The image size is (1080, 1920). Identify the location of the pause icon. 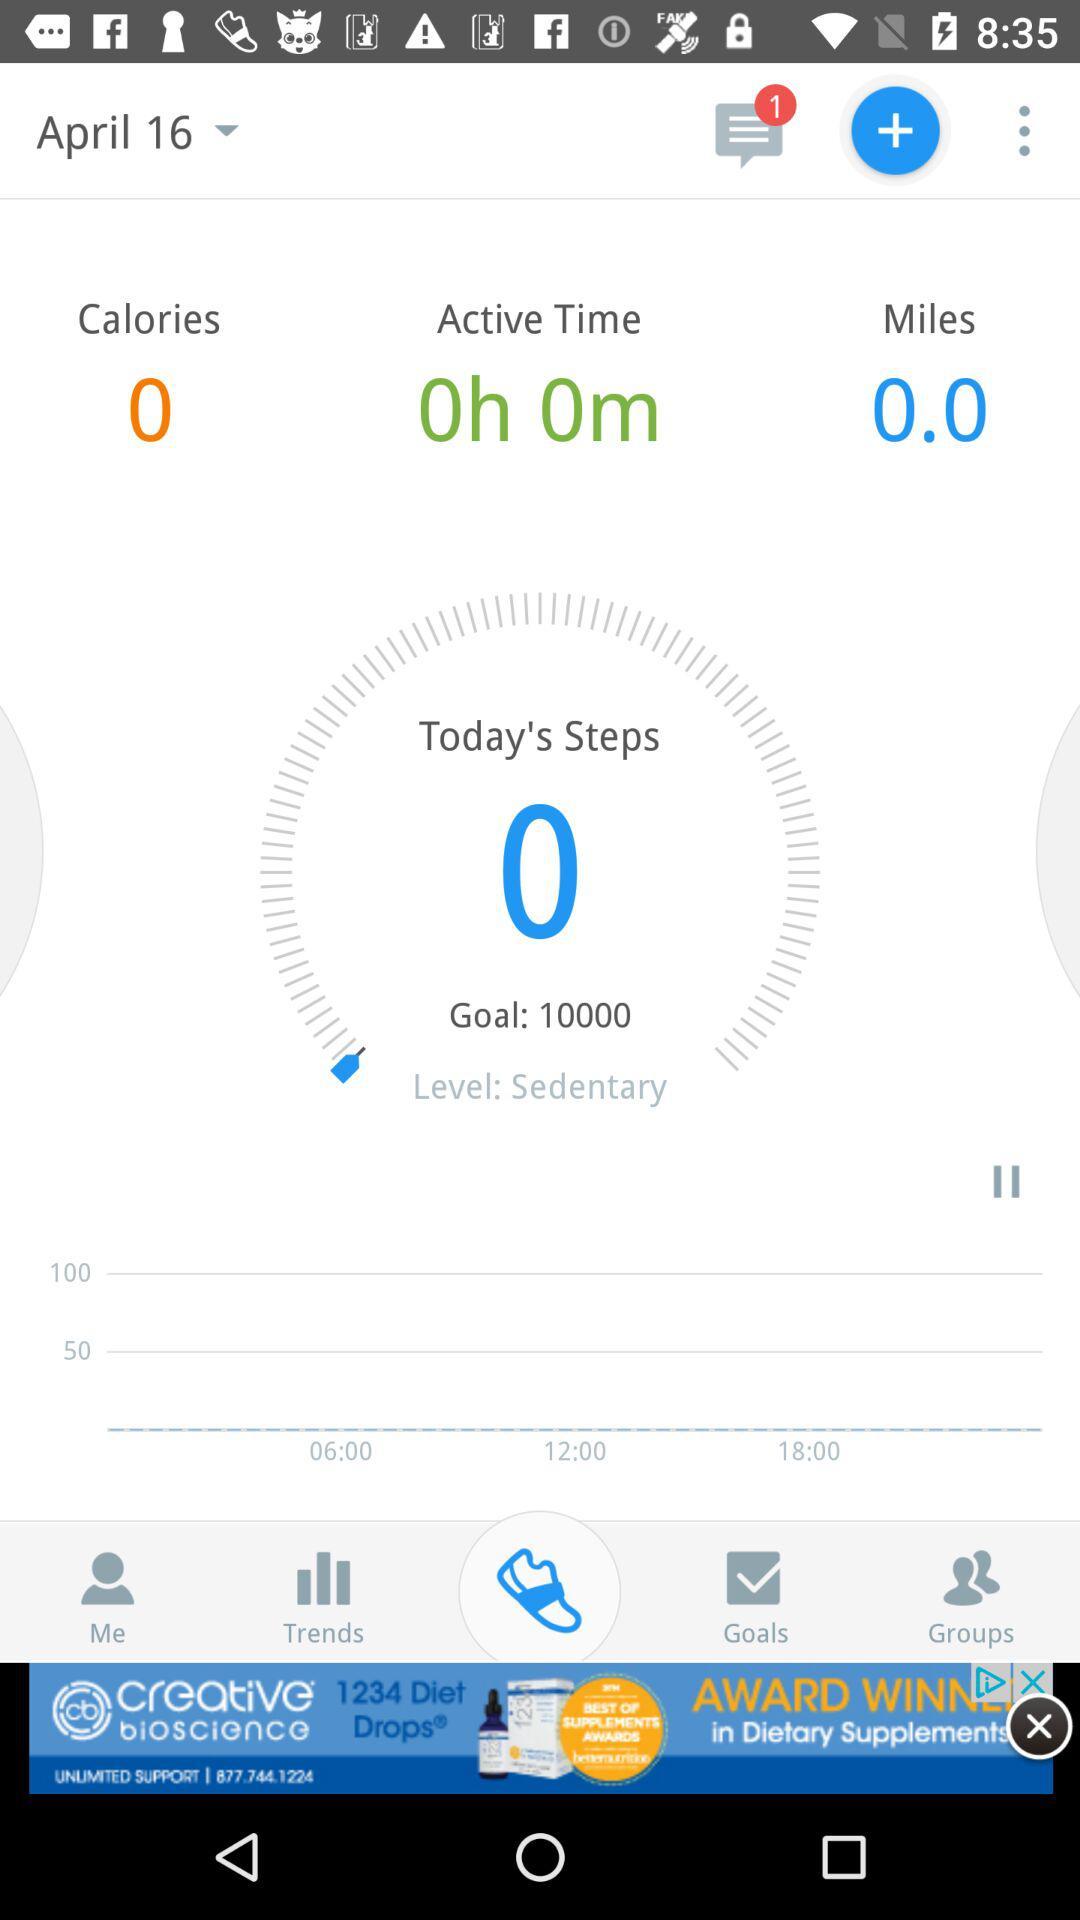
(322, 1577).